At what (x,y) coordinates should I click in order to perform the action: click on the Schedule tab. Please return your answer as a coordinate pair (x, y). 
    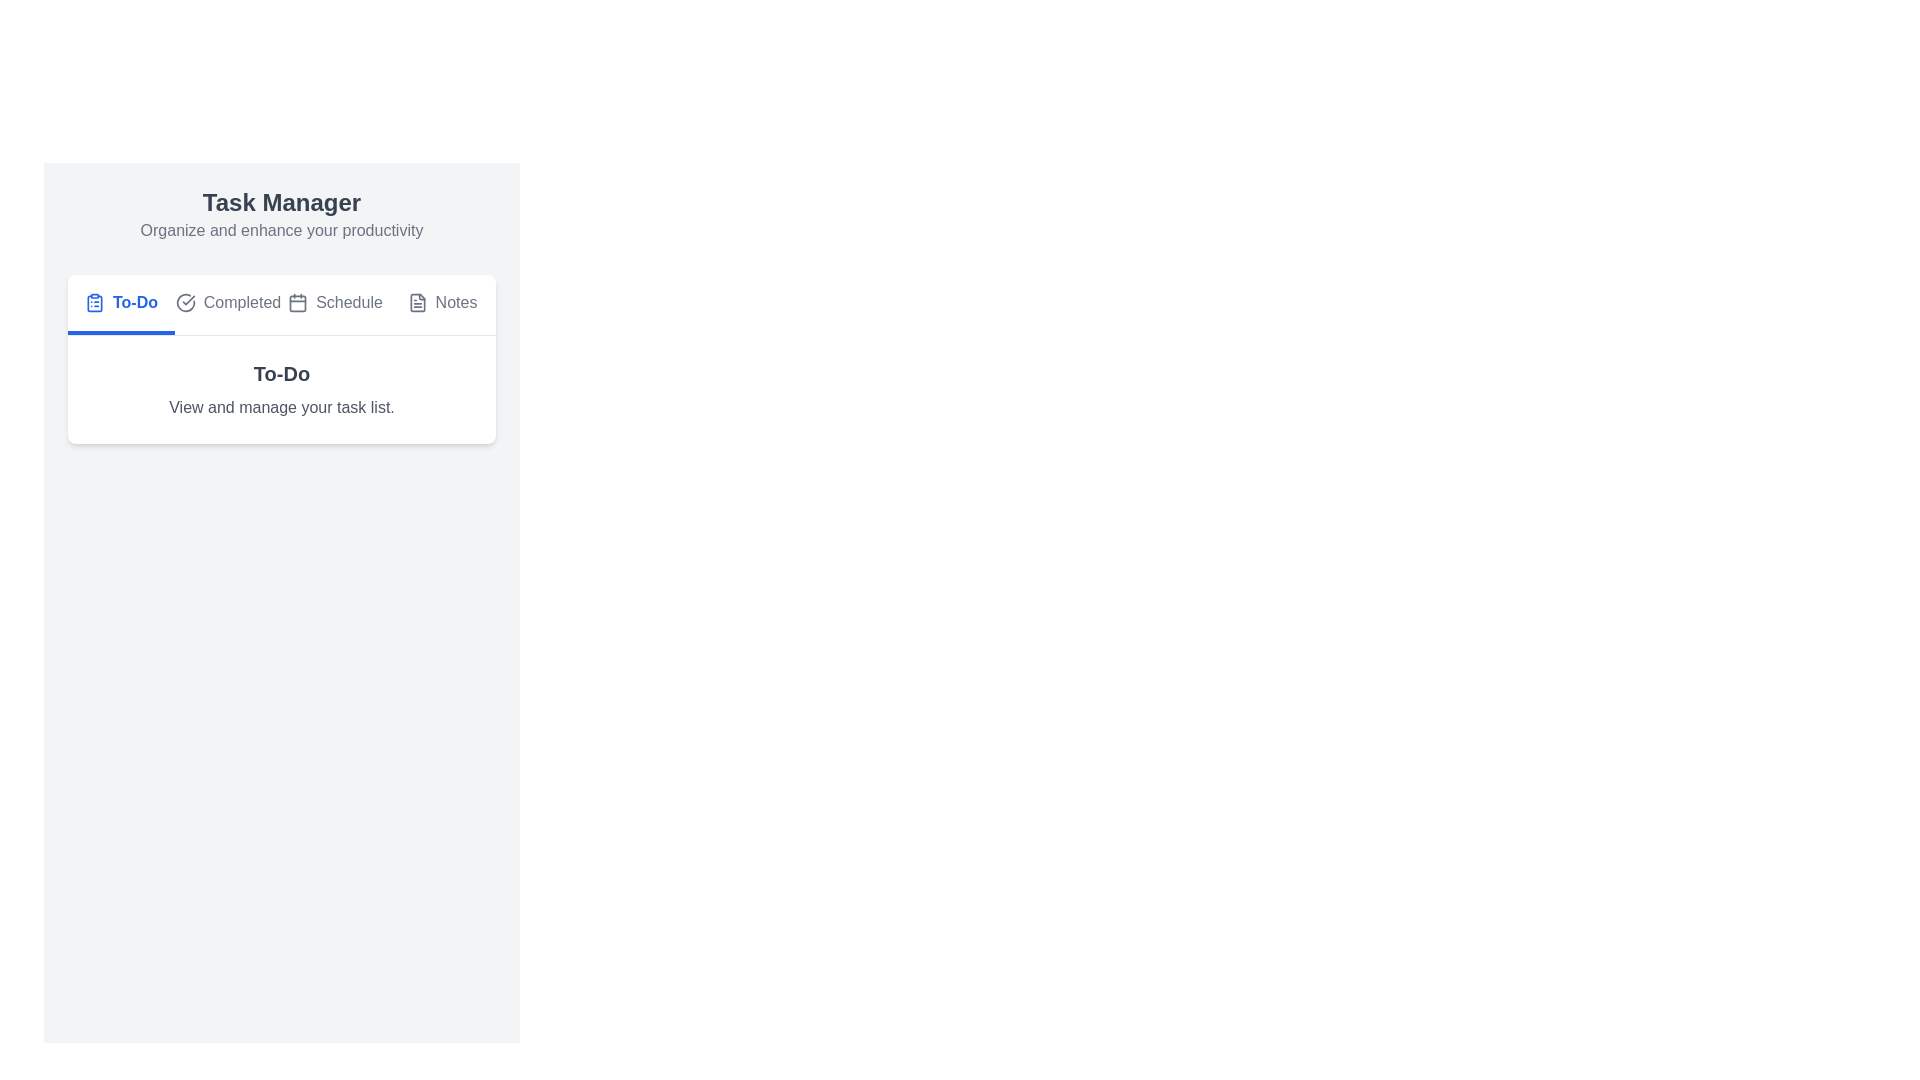
    Looking at the image, I should click on (335, 304).